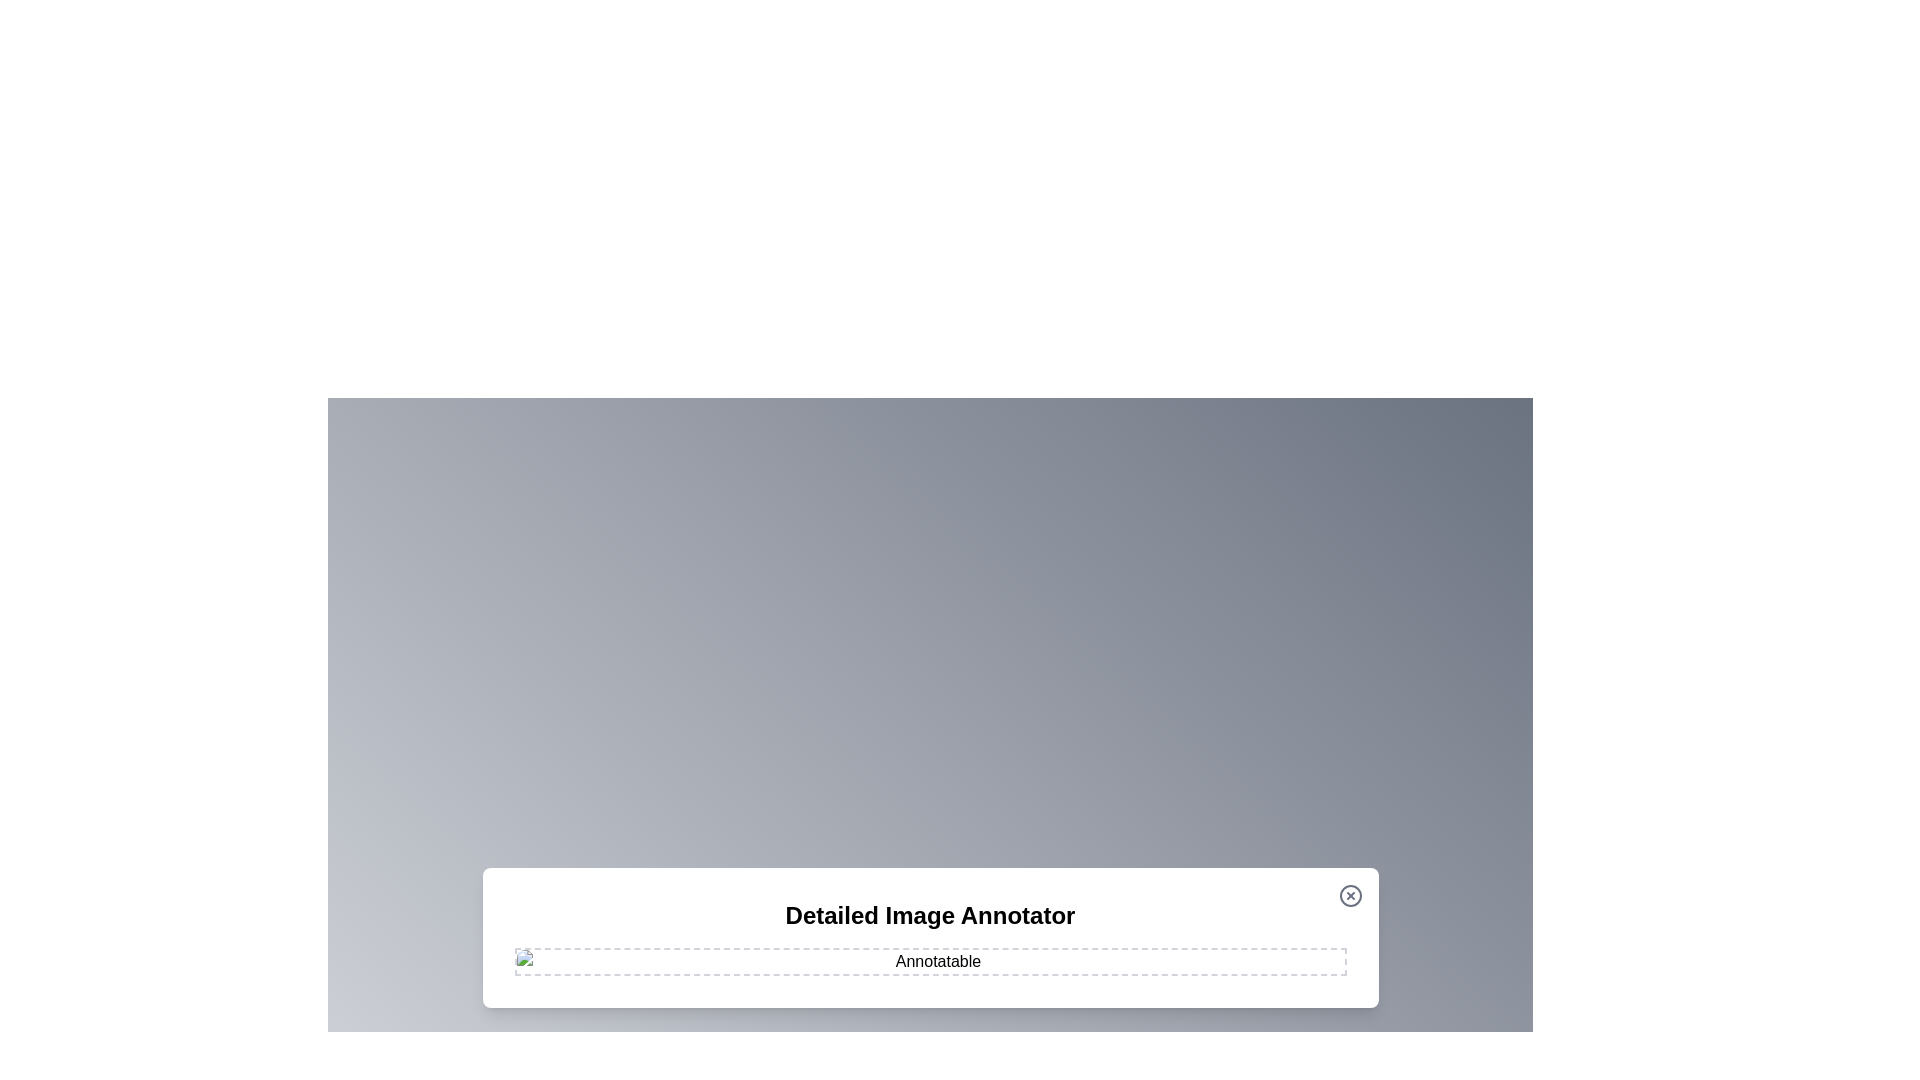  I want to click on the image at coordinates (1001, 954) to add an annotation, so click(1001, 952).